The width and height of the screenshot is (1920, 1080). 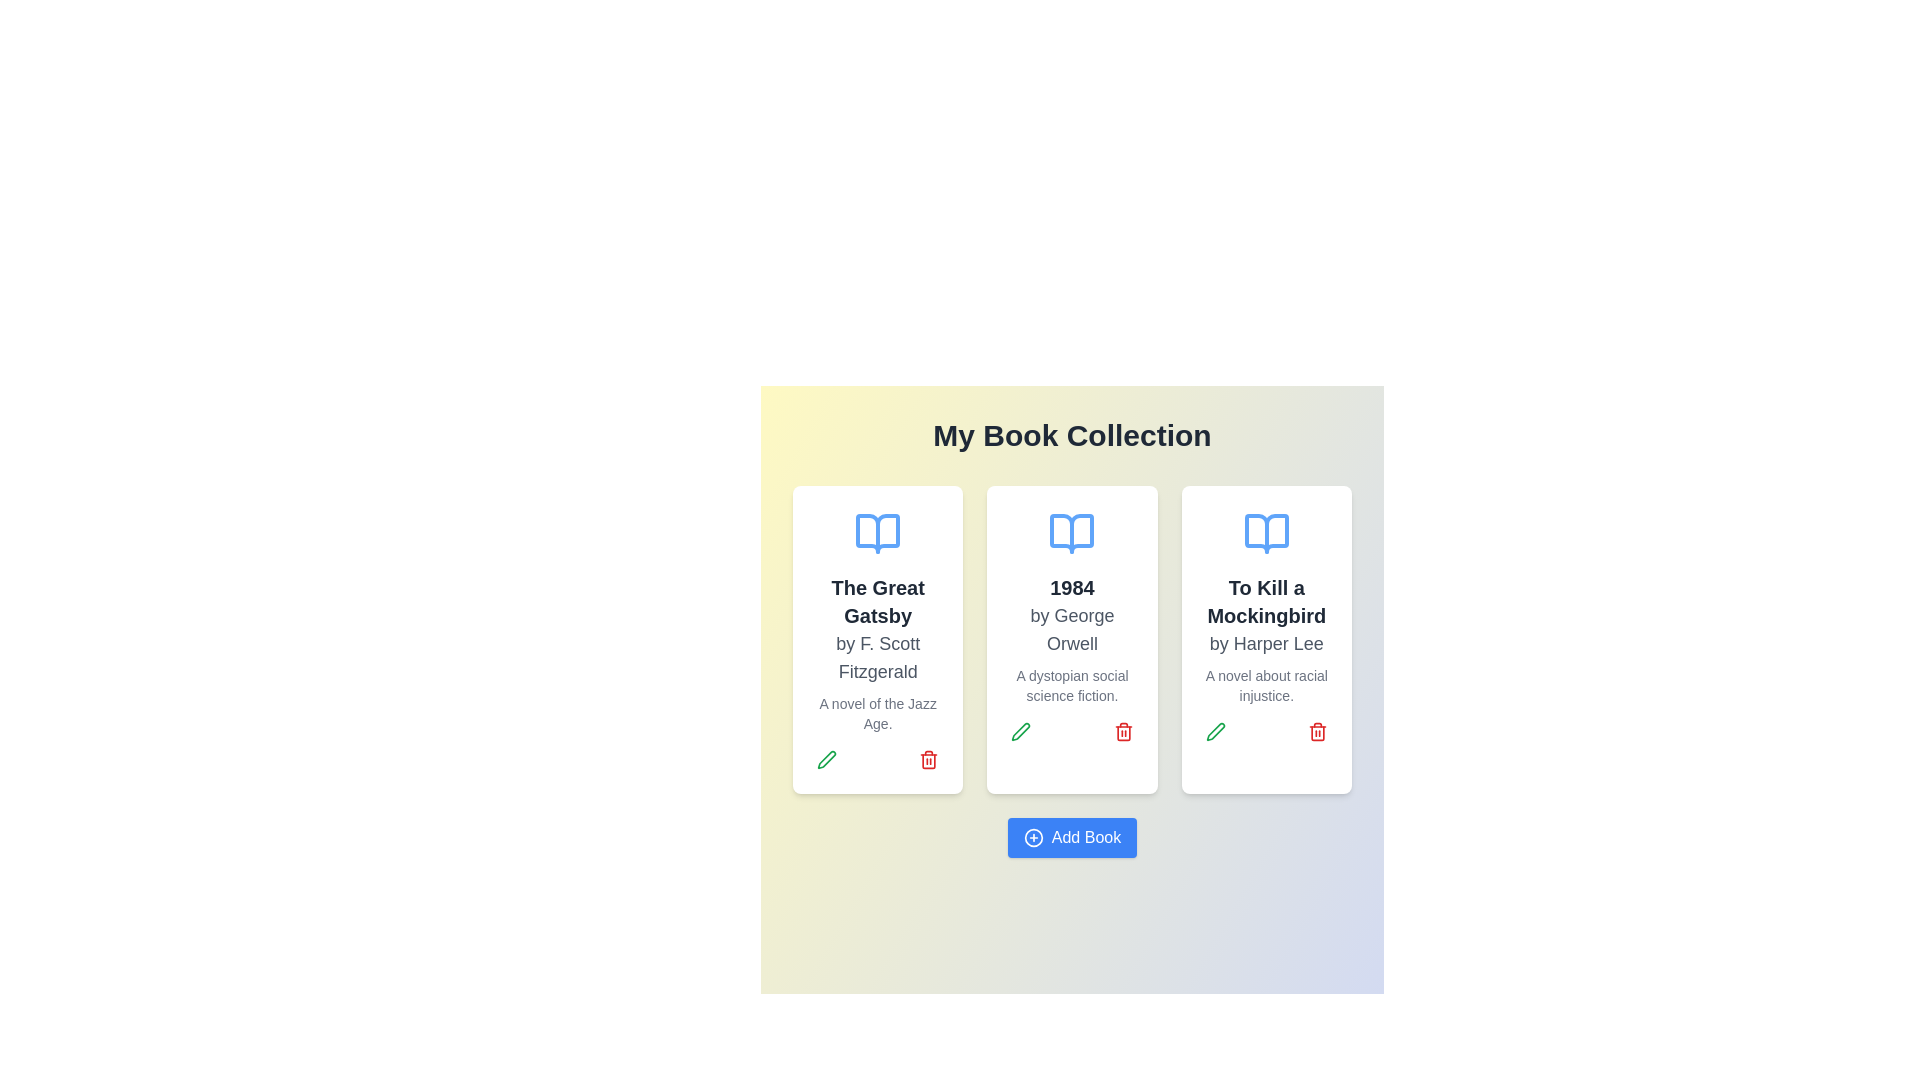 What do you see at coordinates (928, 761) in the screenshot?
I see `the trash bin icon button located at the bottom right of the card for 'The Great Gatsby'` at bounding box center [928, 761].